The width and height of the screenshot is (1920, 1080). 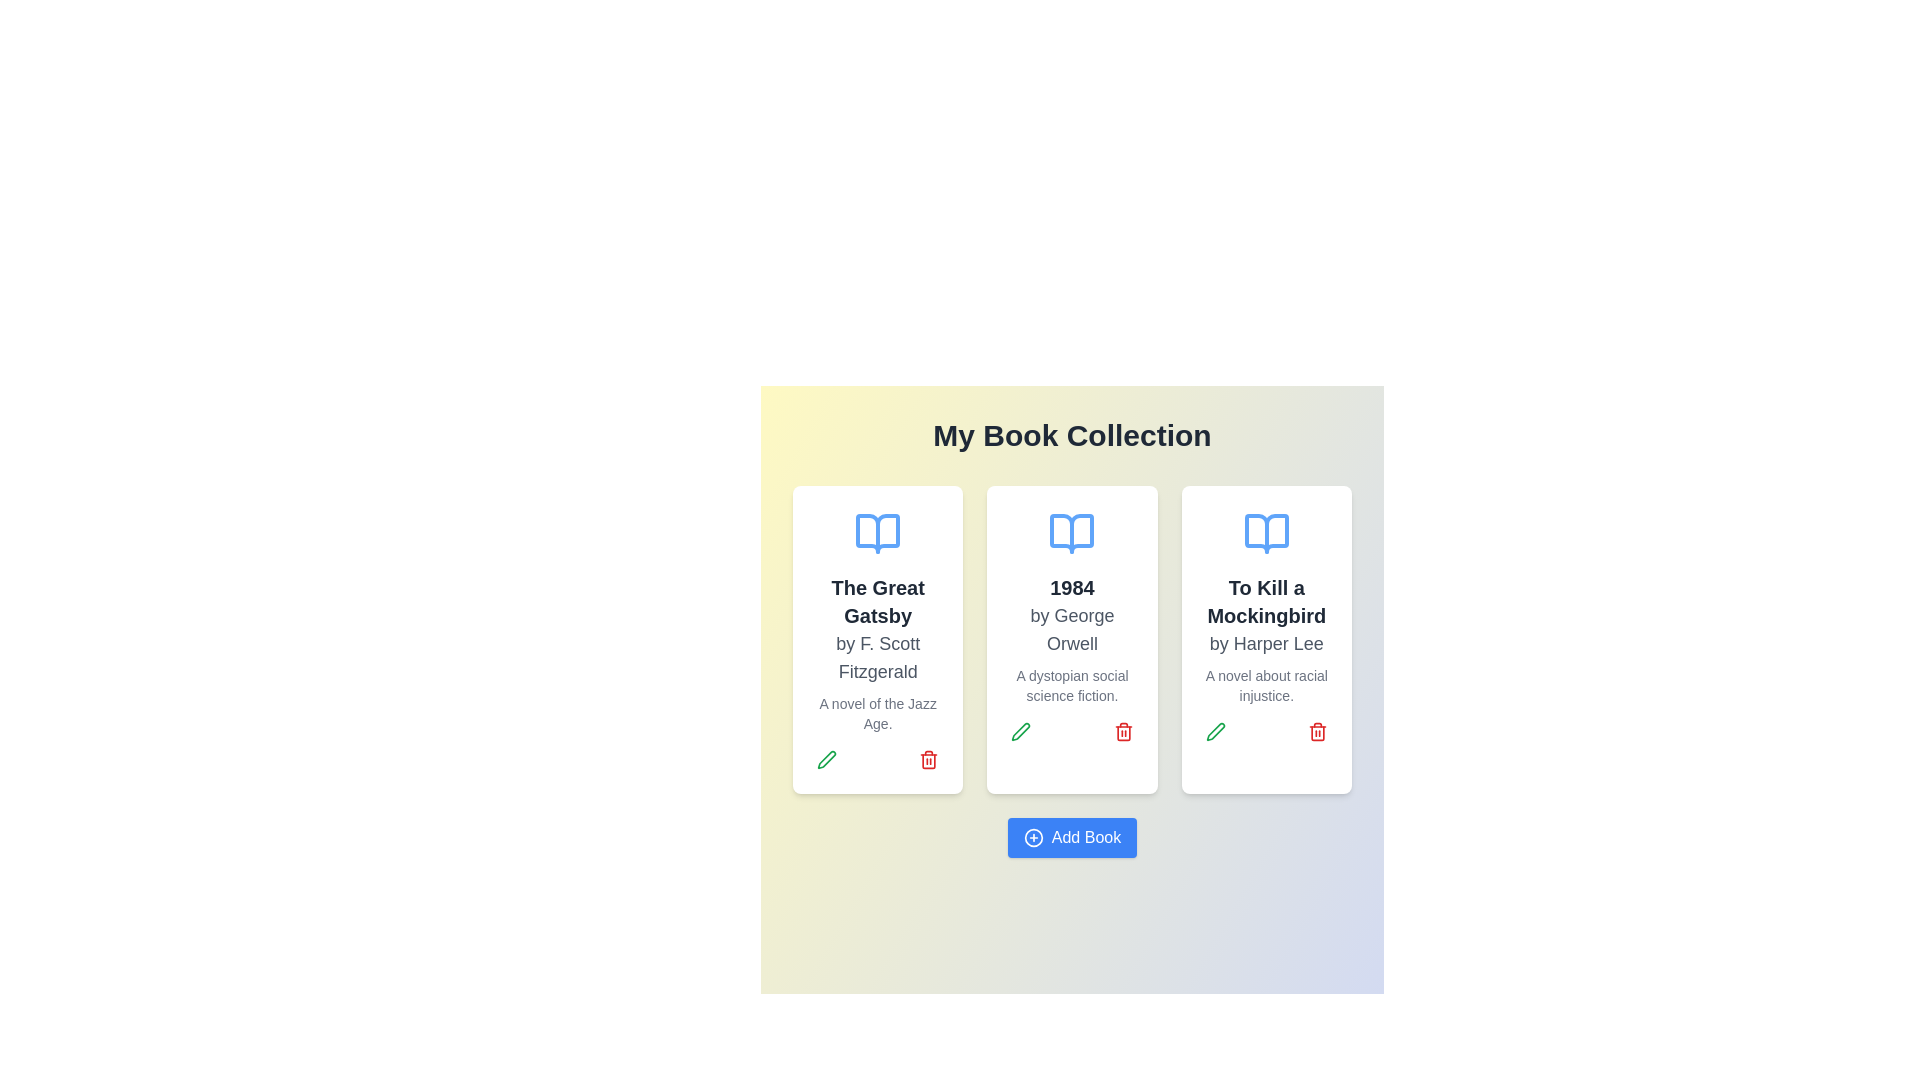 What do you see at coordinates (928, 761) in the screenshot?
I see `the trash bin icon button located at the bottom right of the card for 'The Great Gatsby'` at bounding box center [928, 761].